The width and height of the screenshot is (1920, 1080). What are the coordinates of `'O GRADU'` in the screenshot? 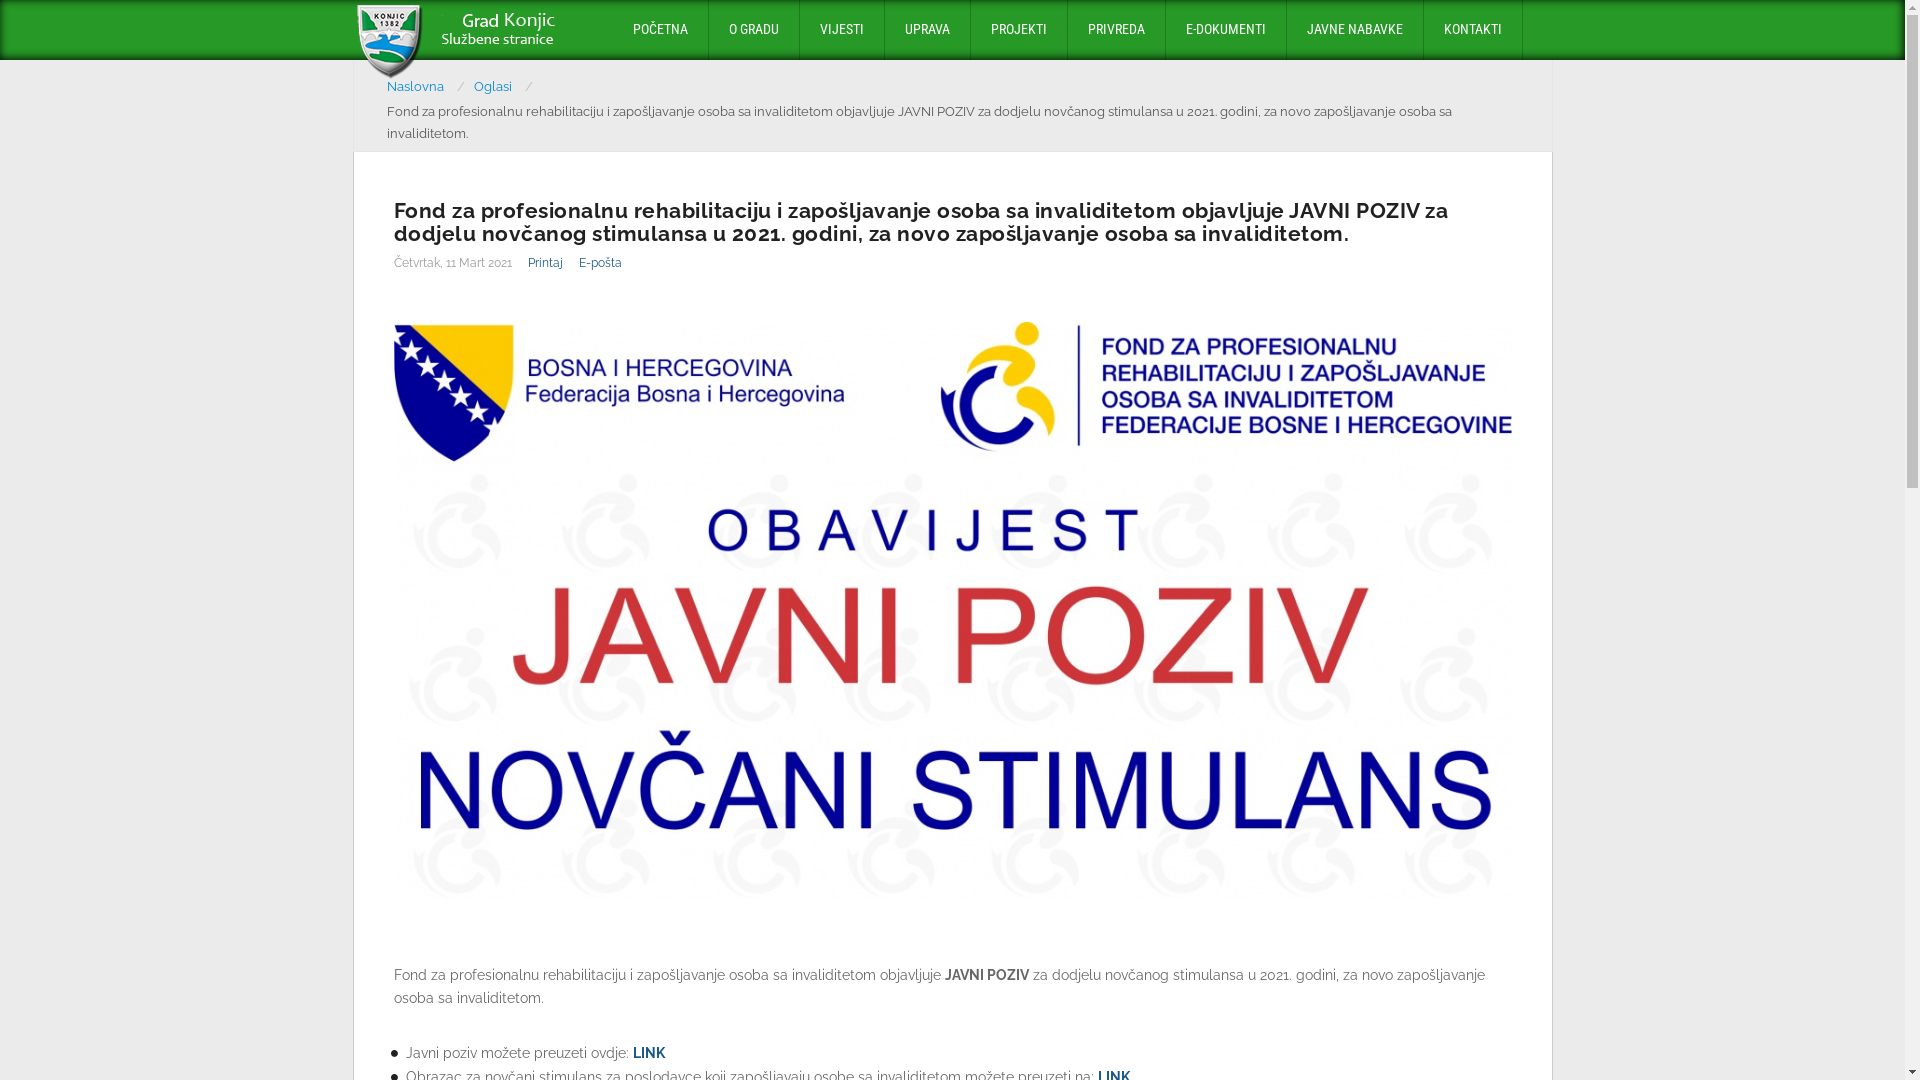 It's located at (752, 30).